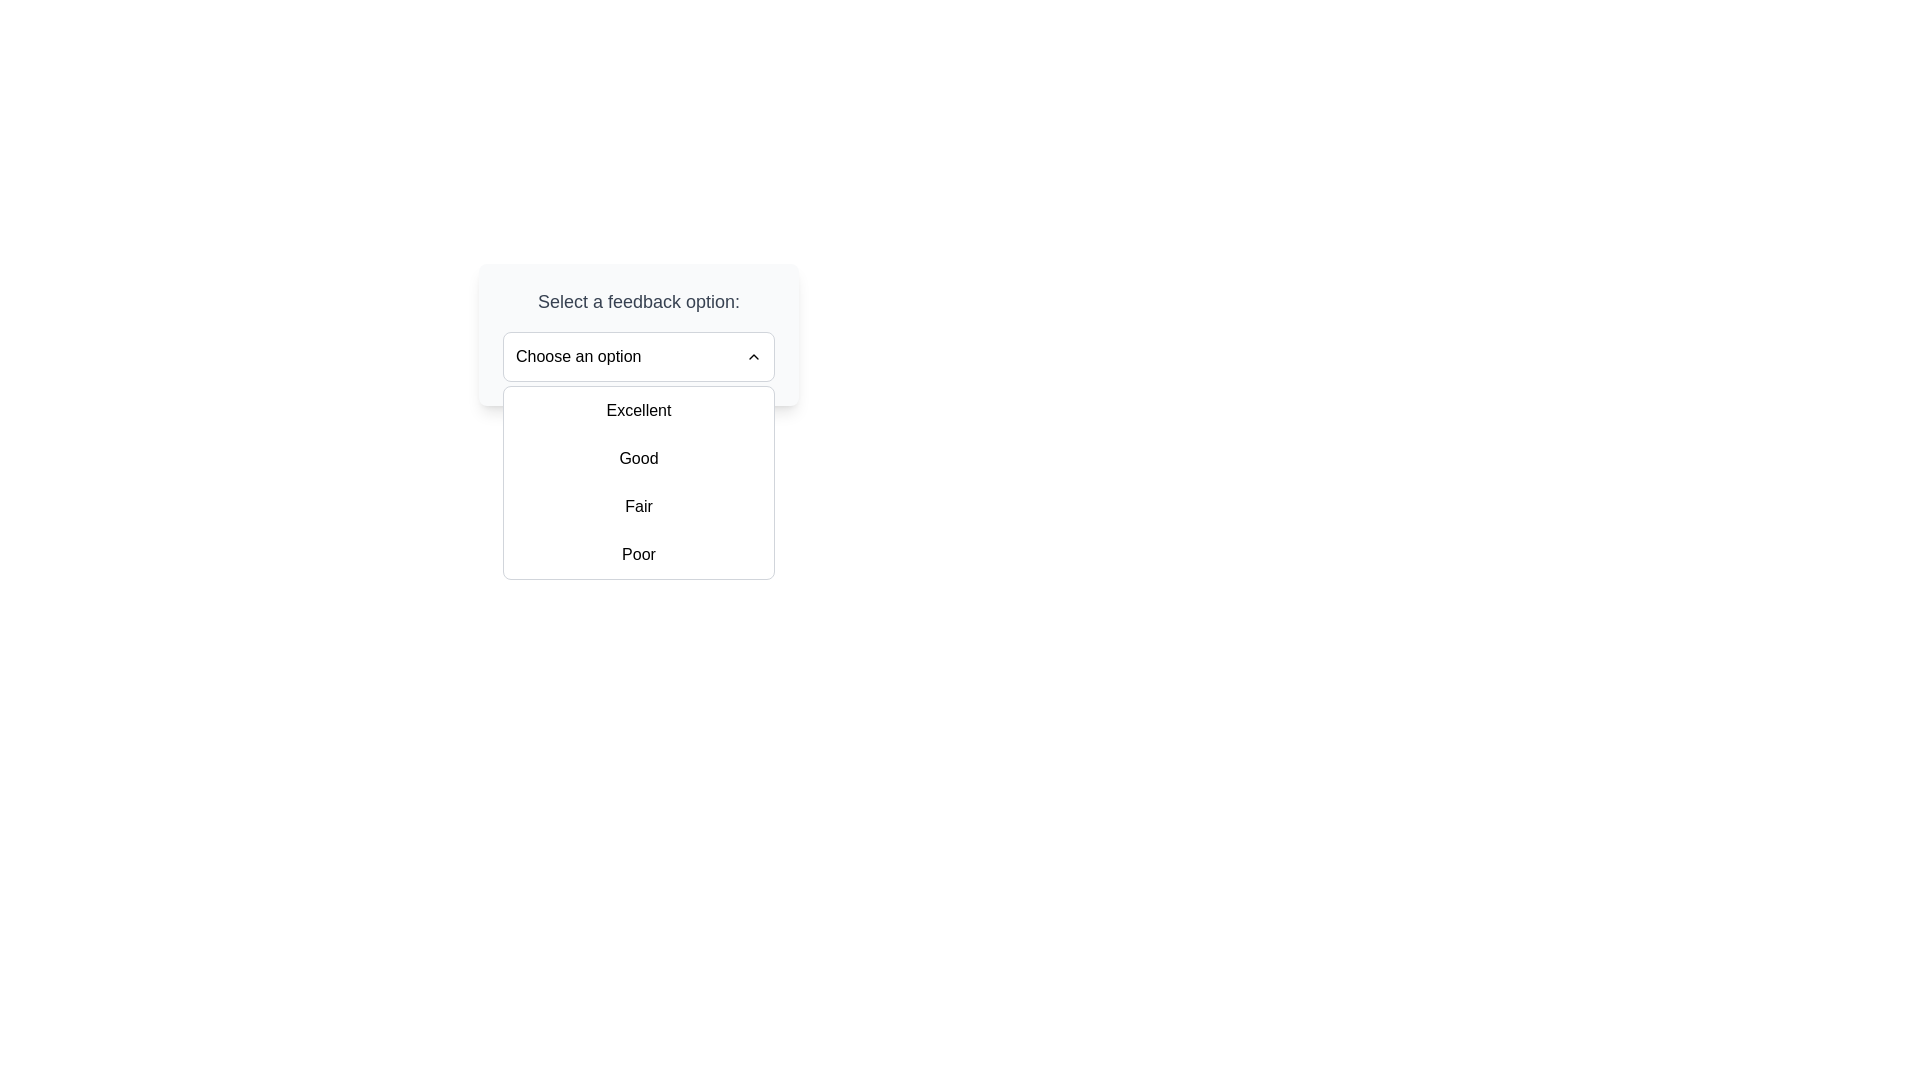 This screenshot has width=1920, height=1080. What do you see at coordinates (637, 410) in the screenshot?
I see `to select the first item in the vertical list of options labeled 'Excellent' within the dropdown menu titled 'Select a feedback option'` at bounding box center [637, 410].